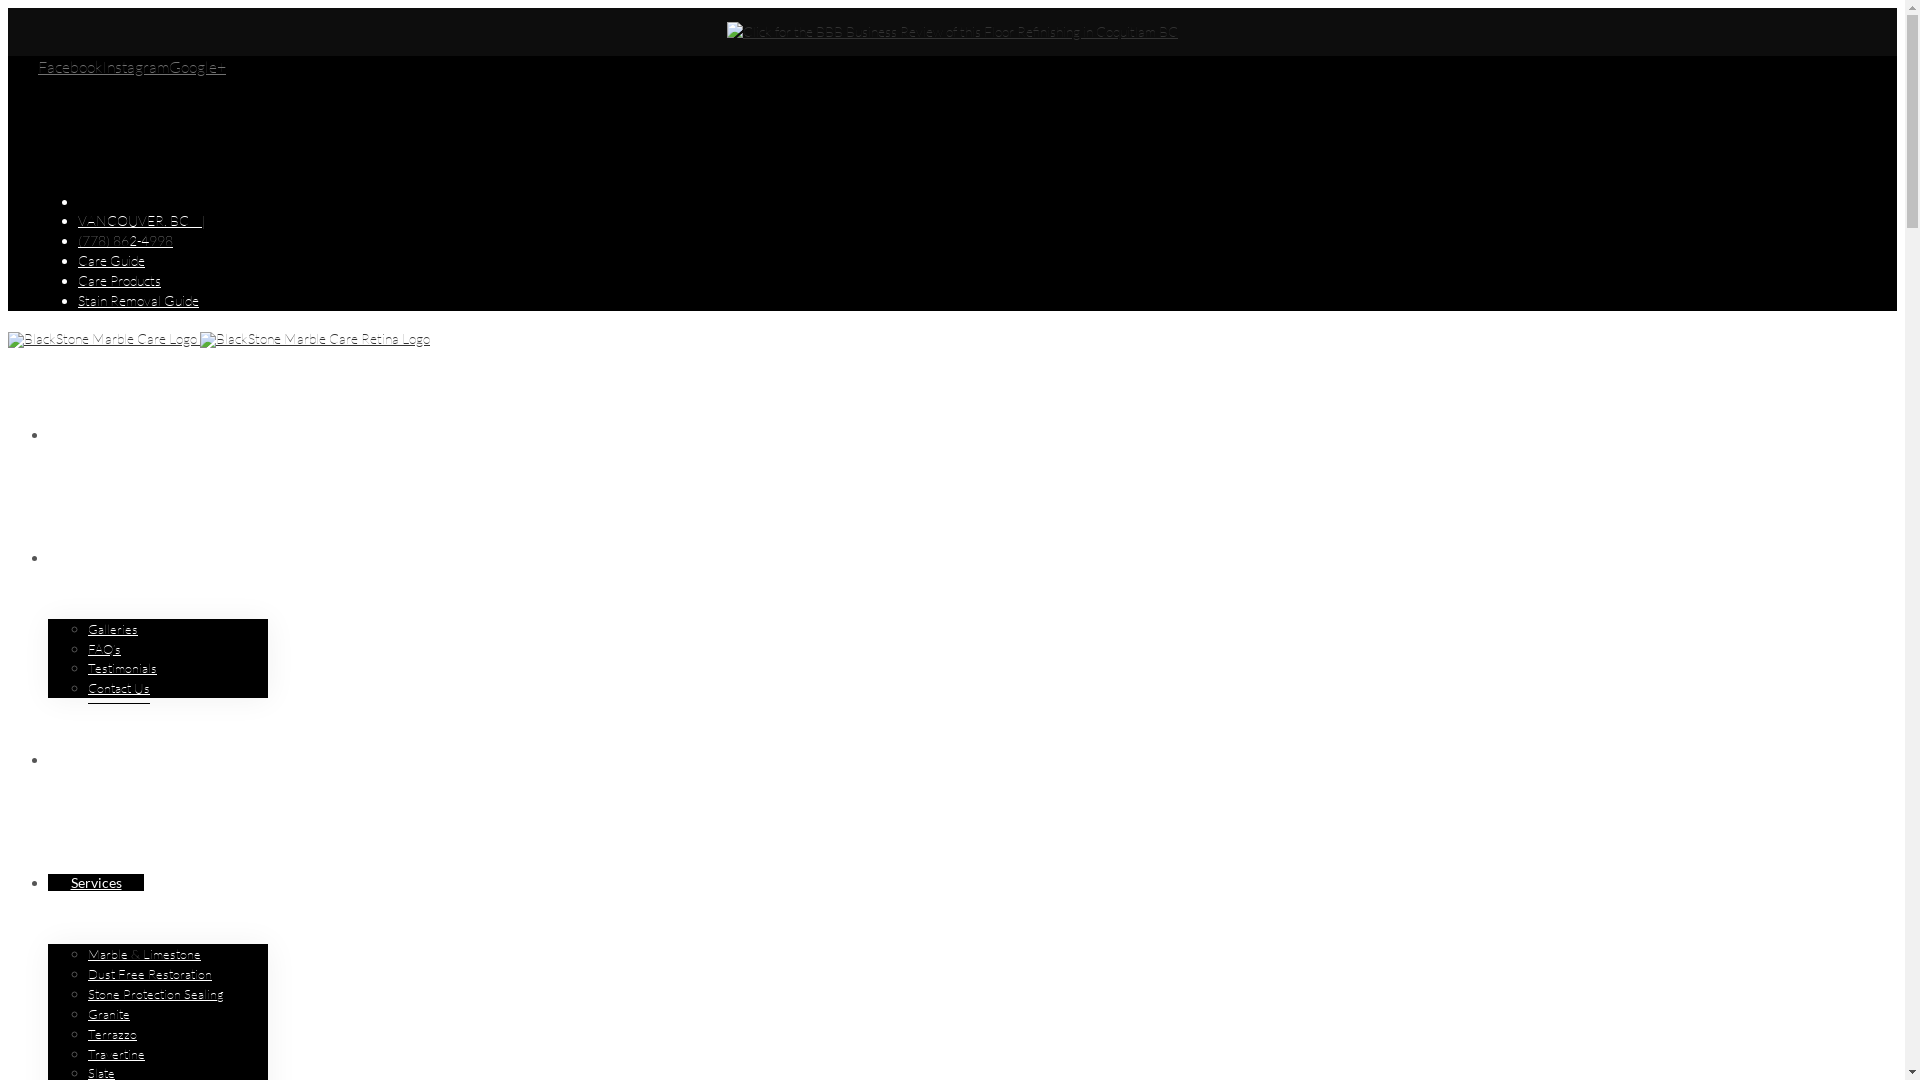  I want to click on '(778) 862-4998', so click(124, 239).